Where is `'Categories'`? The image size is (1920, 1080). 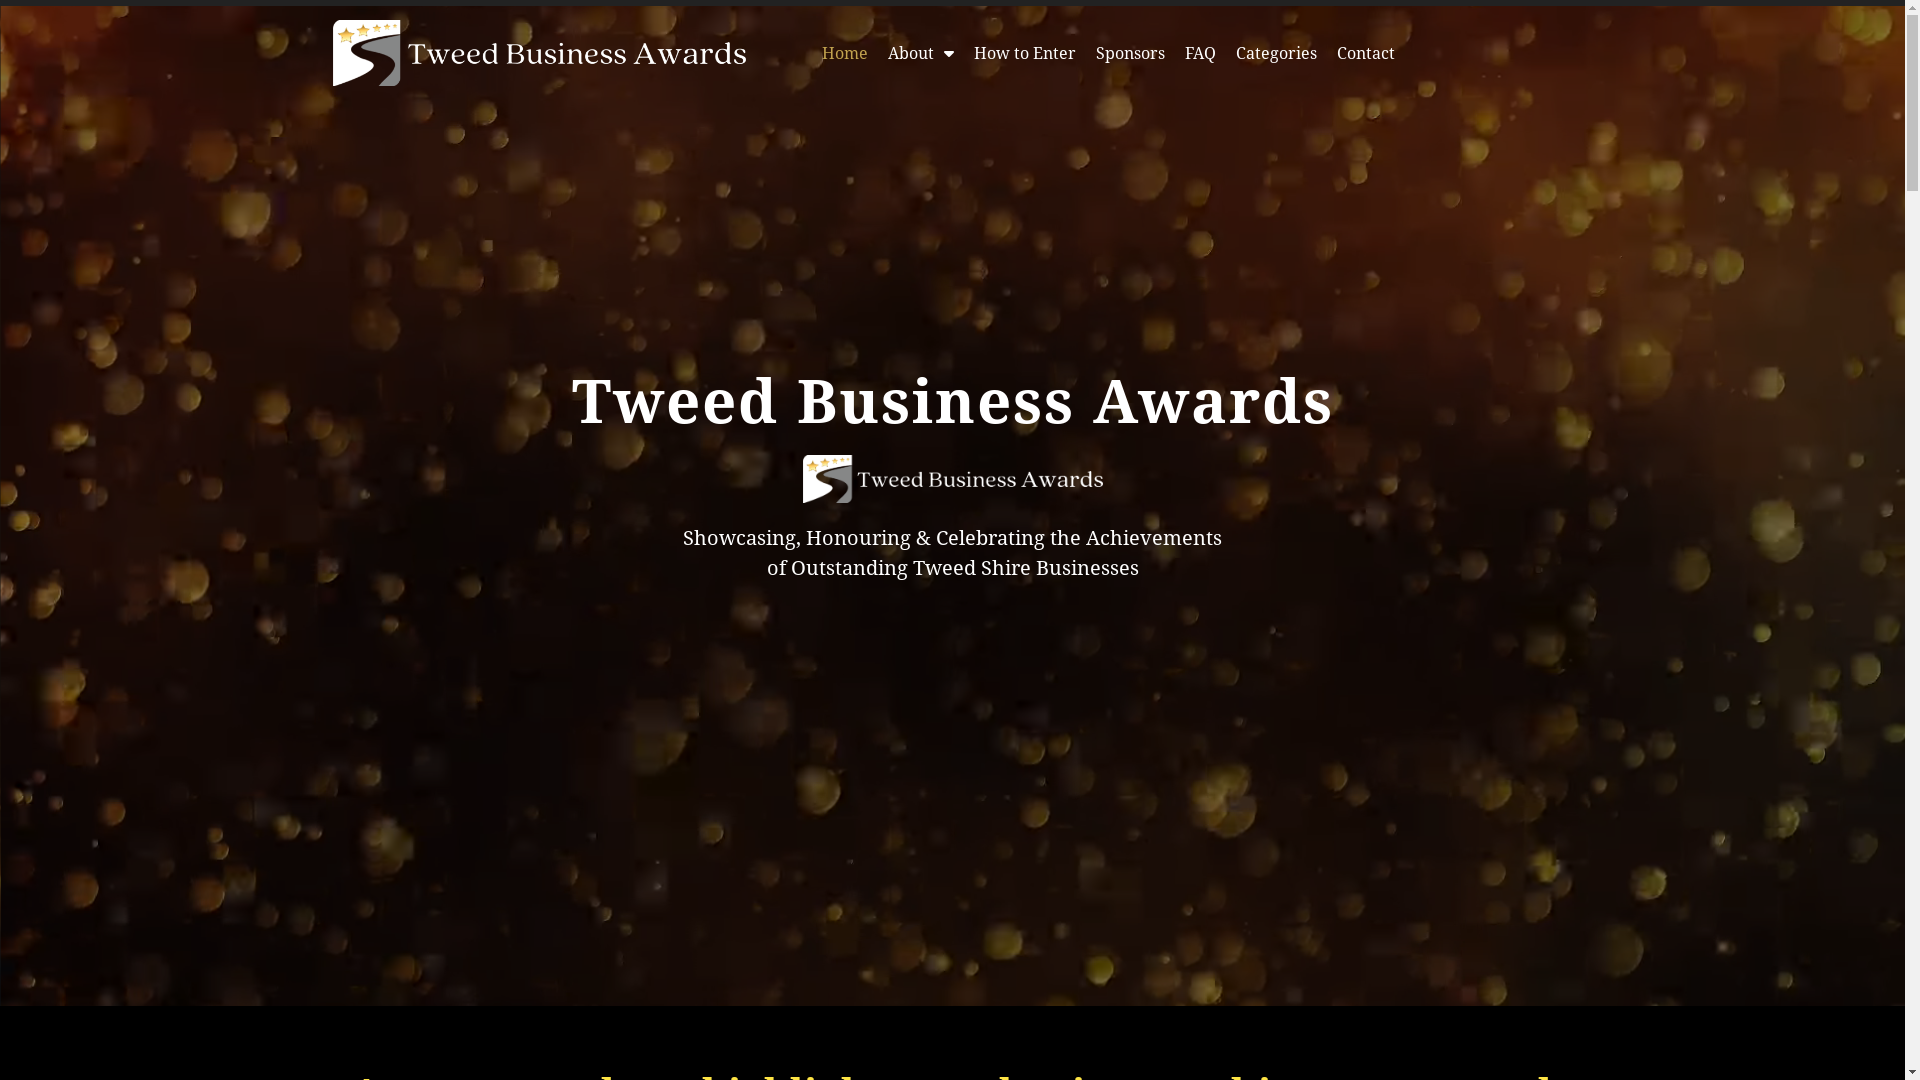 'Categories' is located at coordinates (1275, 52).